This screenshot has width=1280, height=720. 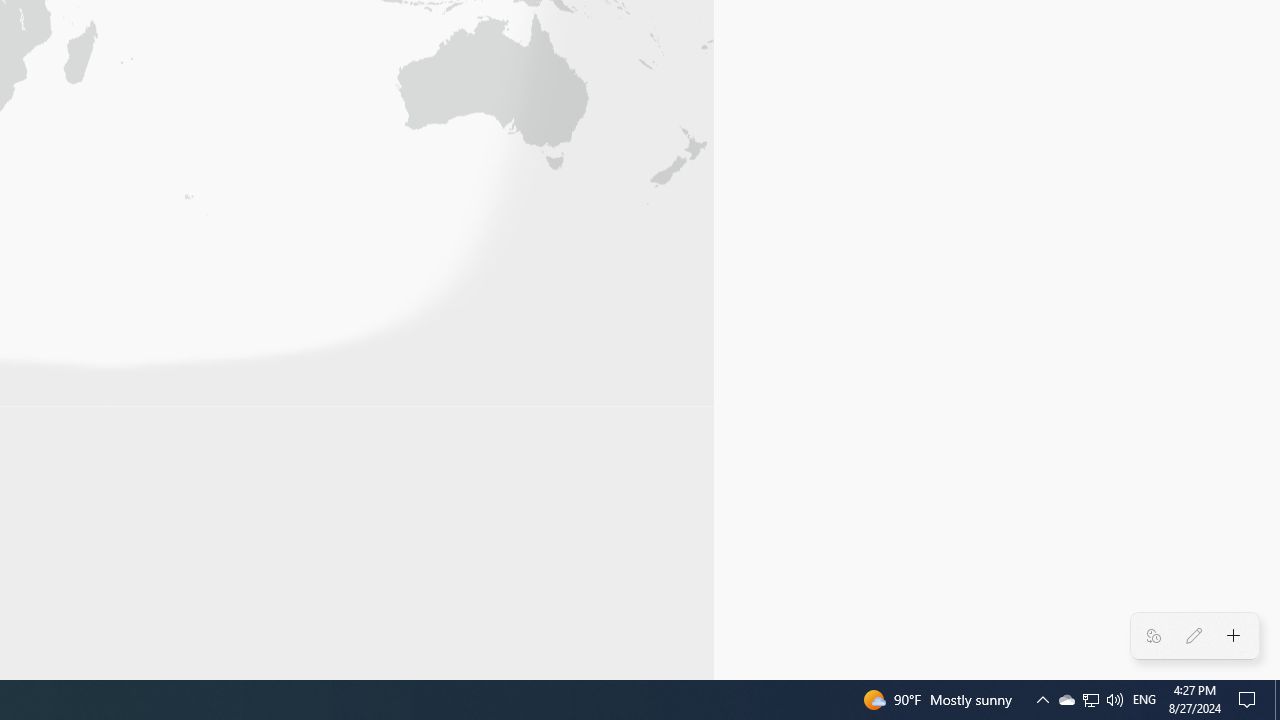 What do you see at coordinates (1153, 636) in the screenshot?
I see `'Compare Time'` at bounding box center [1153, 636].